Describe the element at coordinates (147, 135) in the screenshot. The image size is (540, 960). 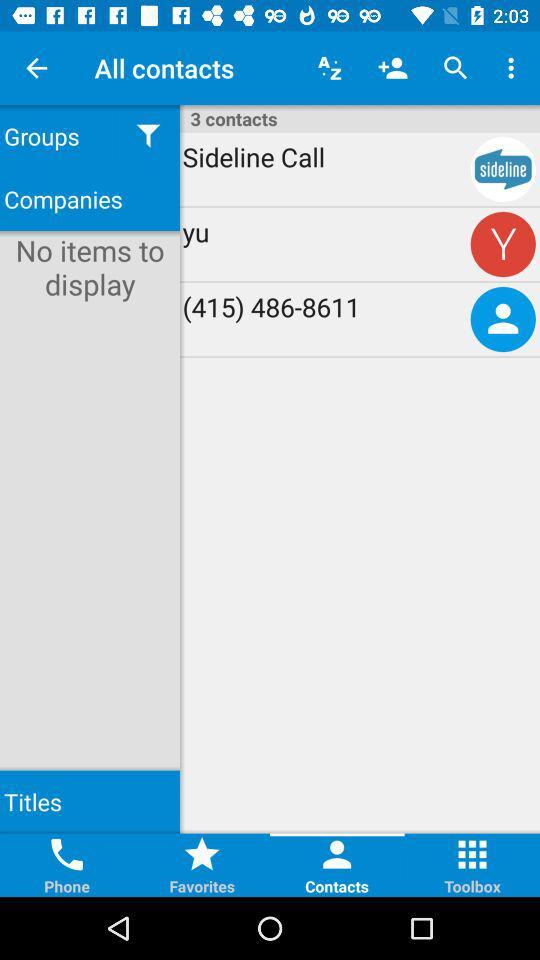
I see `the item above companies` at that location.